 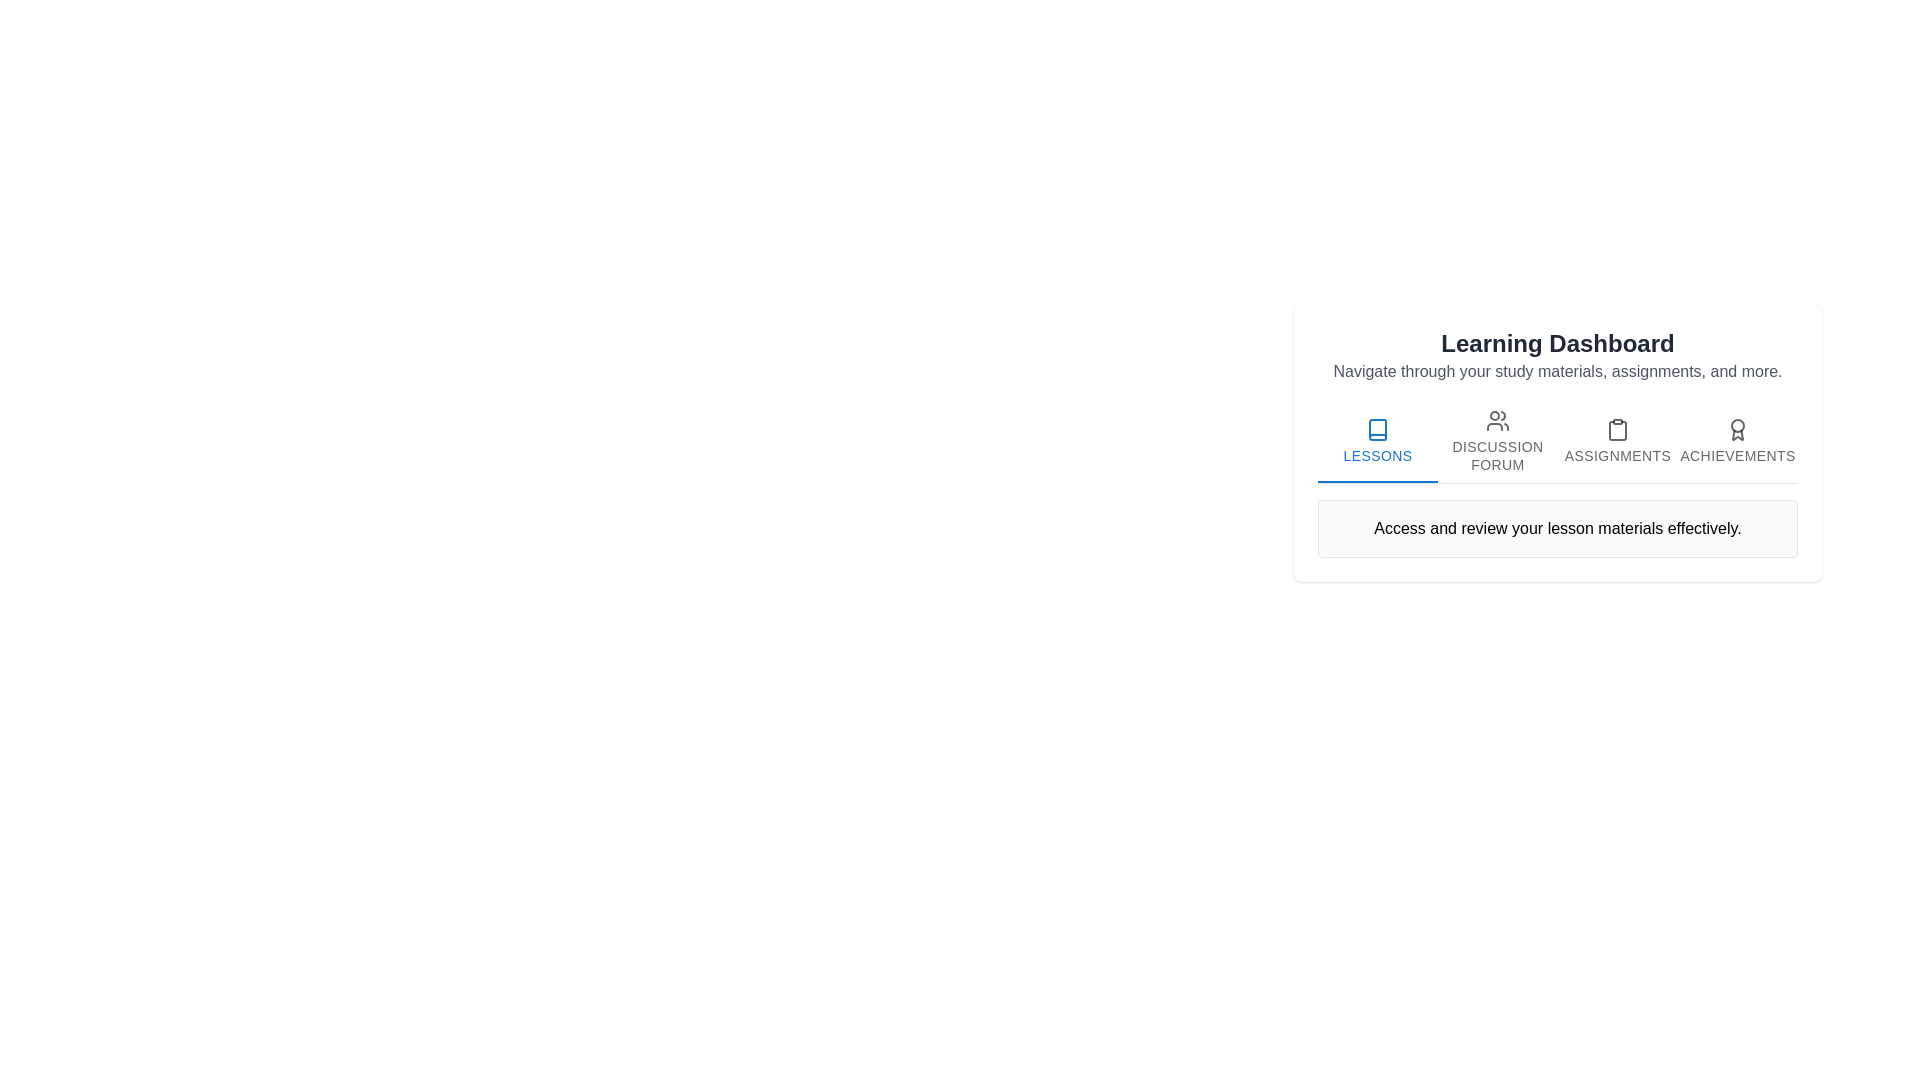 What do you see at coordinates (1376, 427) in the screenshot?
I see `the 'Lessons' icon located in the top-left corner of the menu section to navigate to the lessons section` at bounding box center [1376, 427].